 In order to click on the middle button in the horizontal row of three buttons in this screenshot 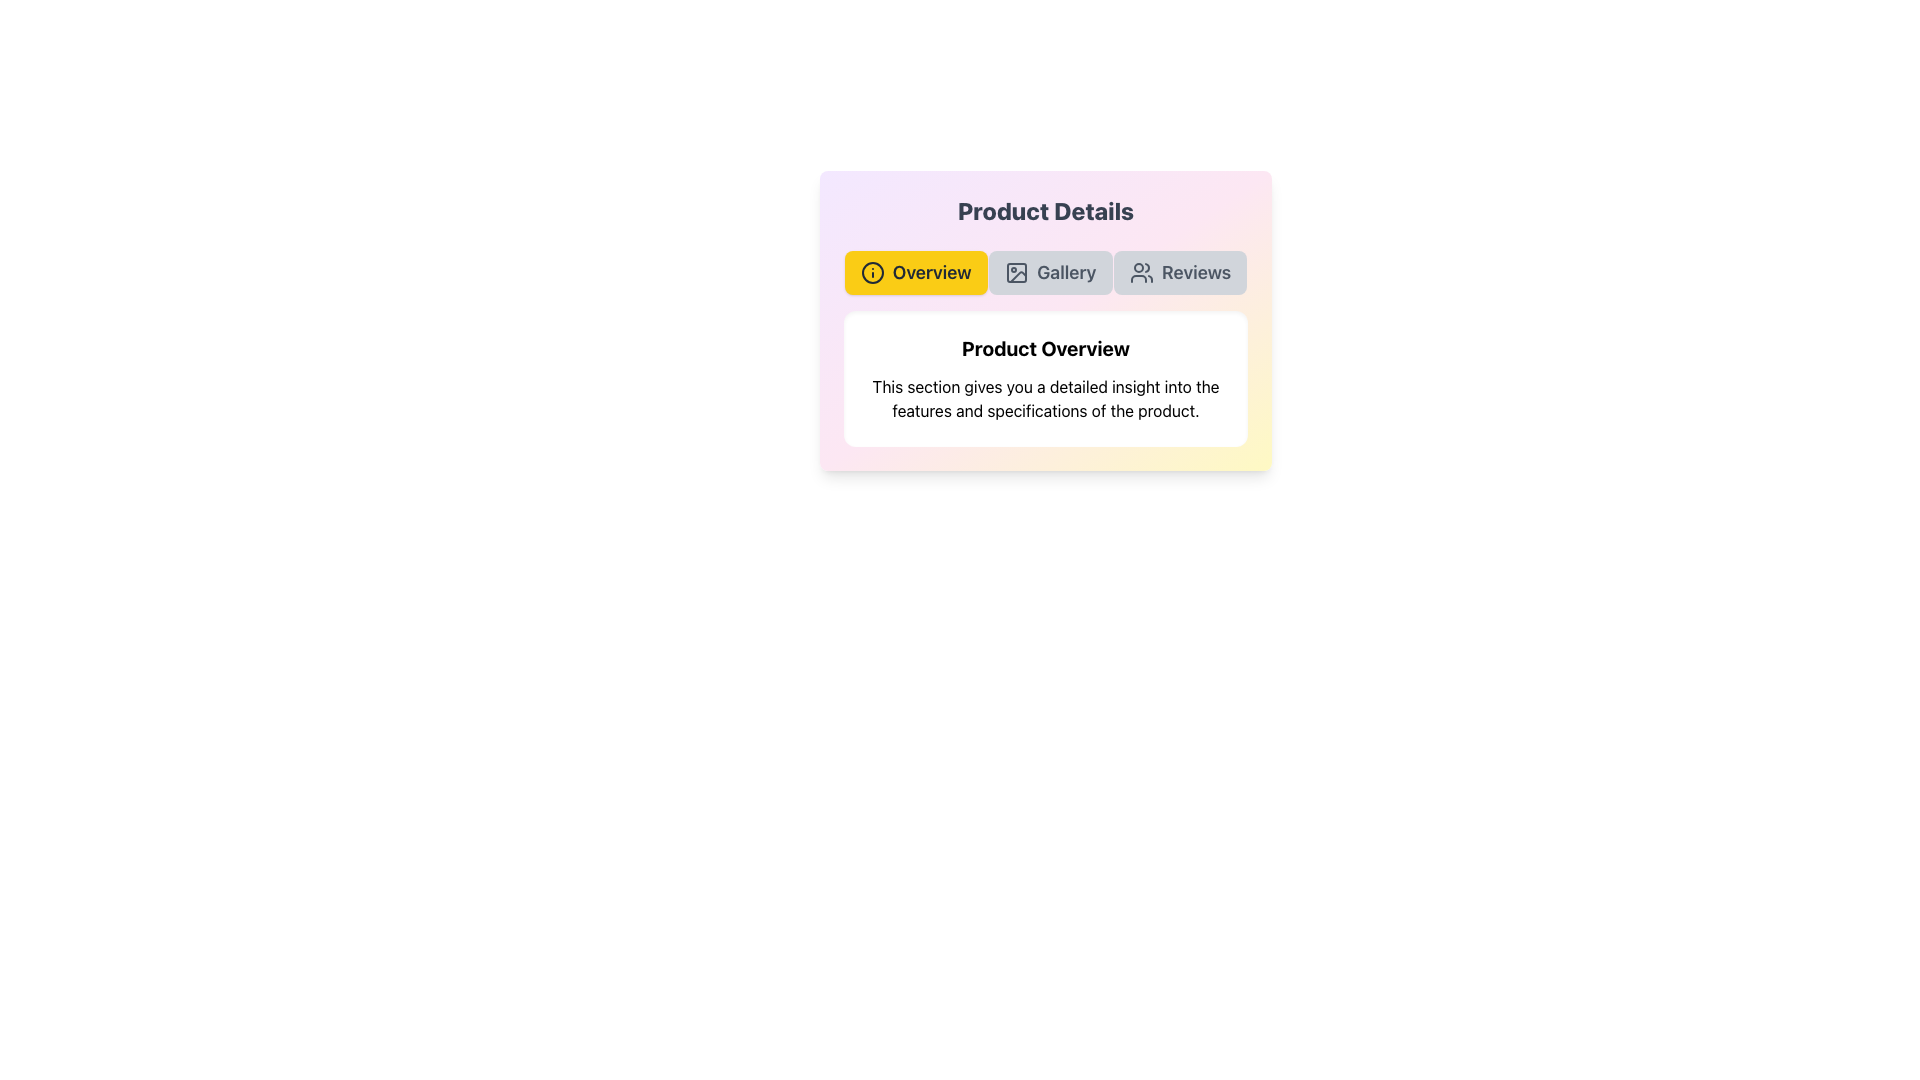, I will do `click(1049, 273)`.